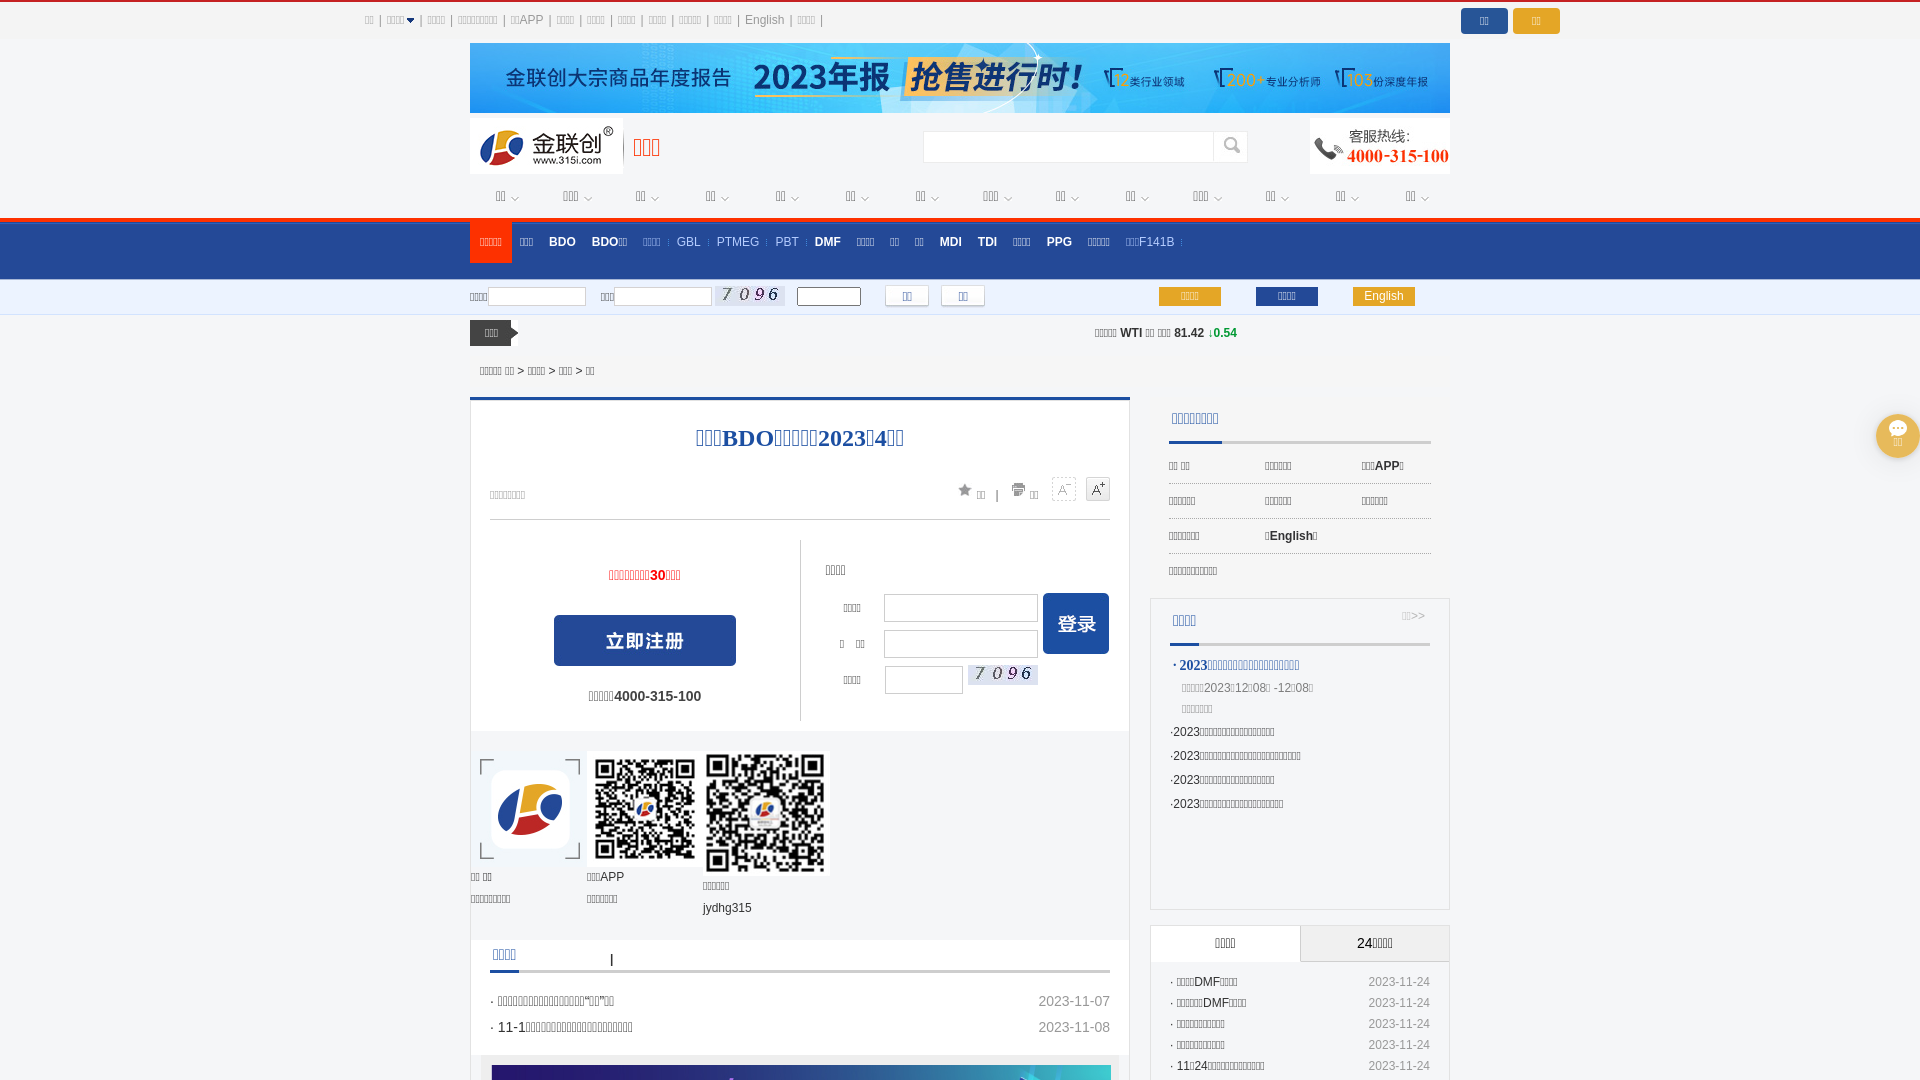  I want to click on 'DMF', so click(806, 241).